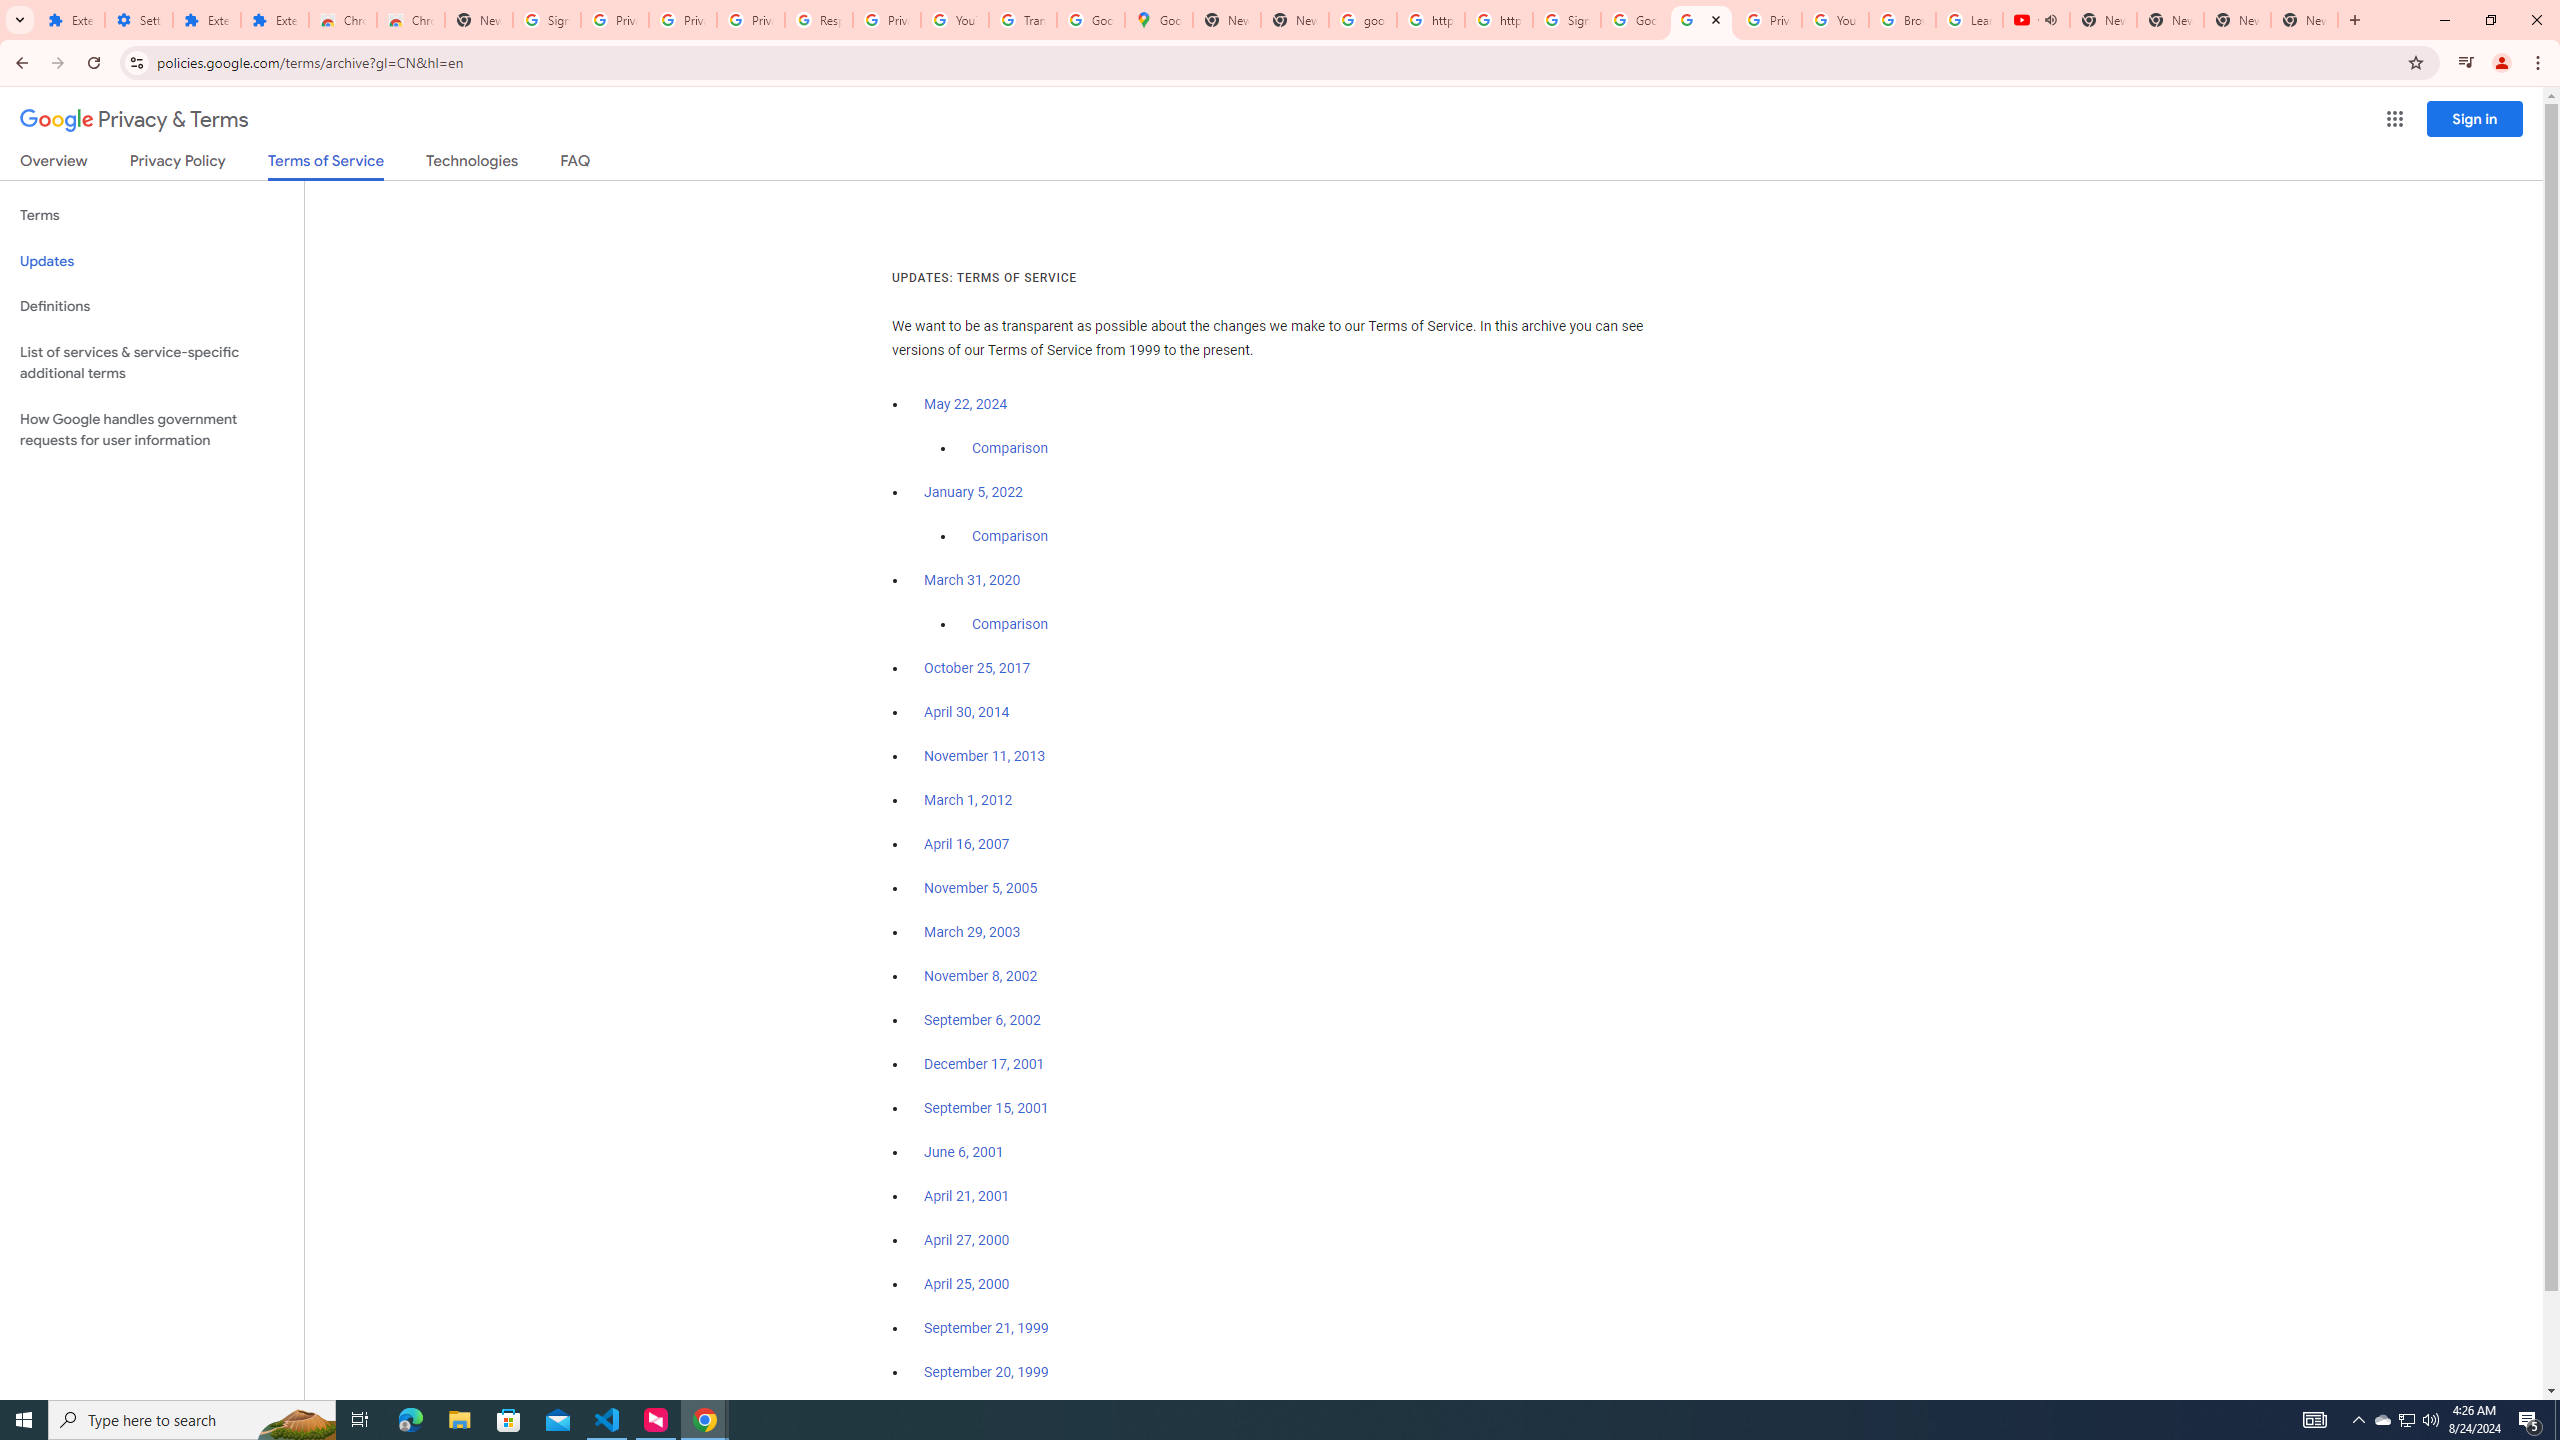 Image resolution: width=2560 pixels, height=1440 pixels. Describe the element at coordinates (985, 755) in the screenshot. I see `'November 11, 2013'` at that location.